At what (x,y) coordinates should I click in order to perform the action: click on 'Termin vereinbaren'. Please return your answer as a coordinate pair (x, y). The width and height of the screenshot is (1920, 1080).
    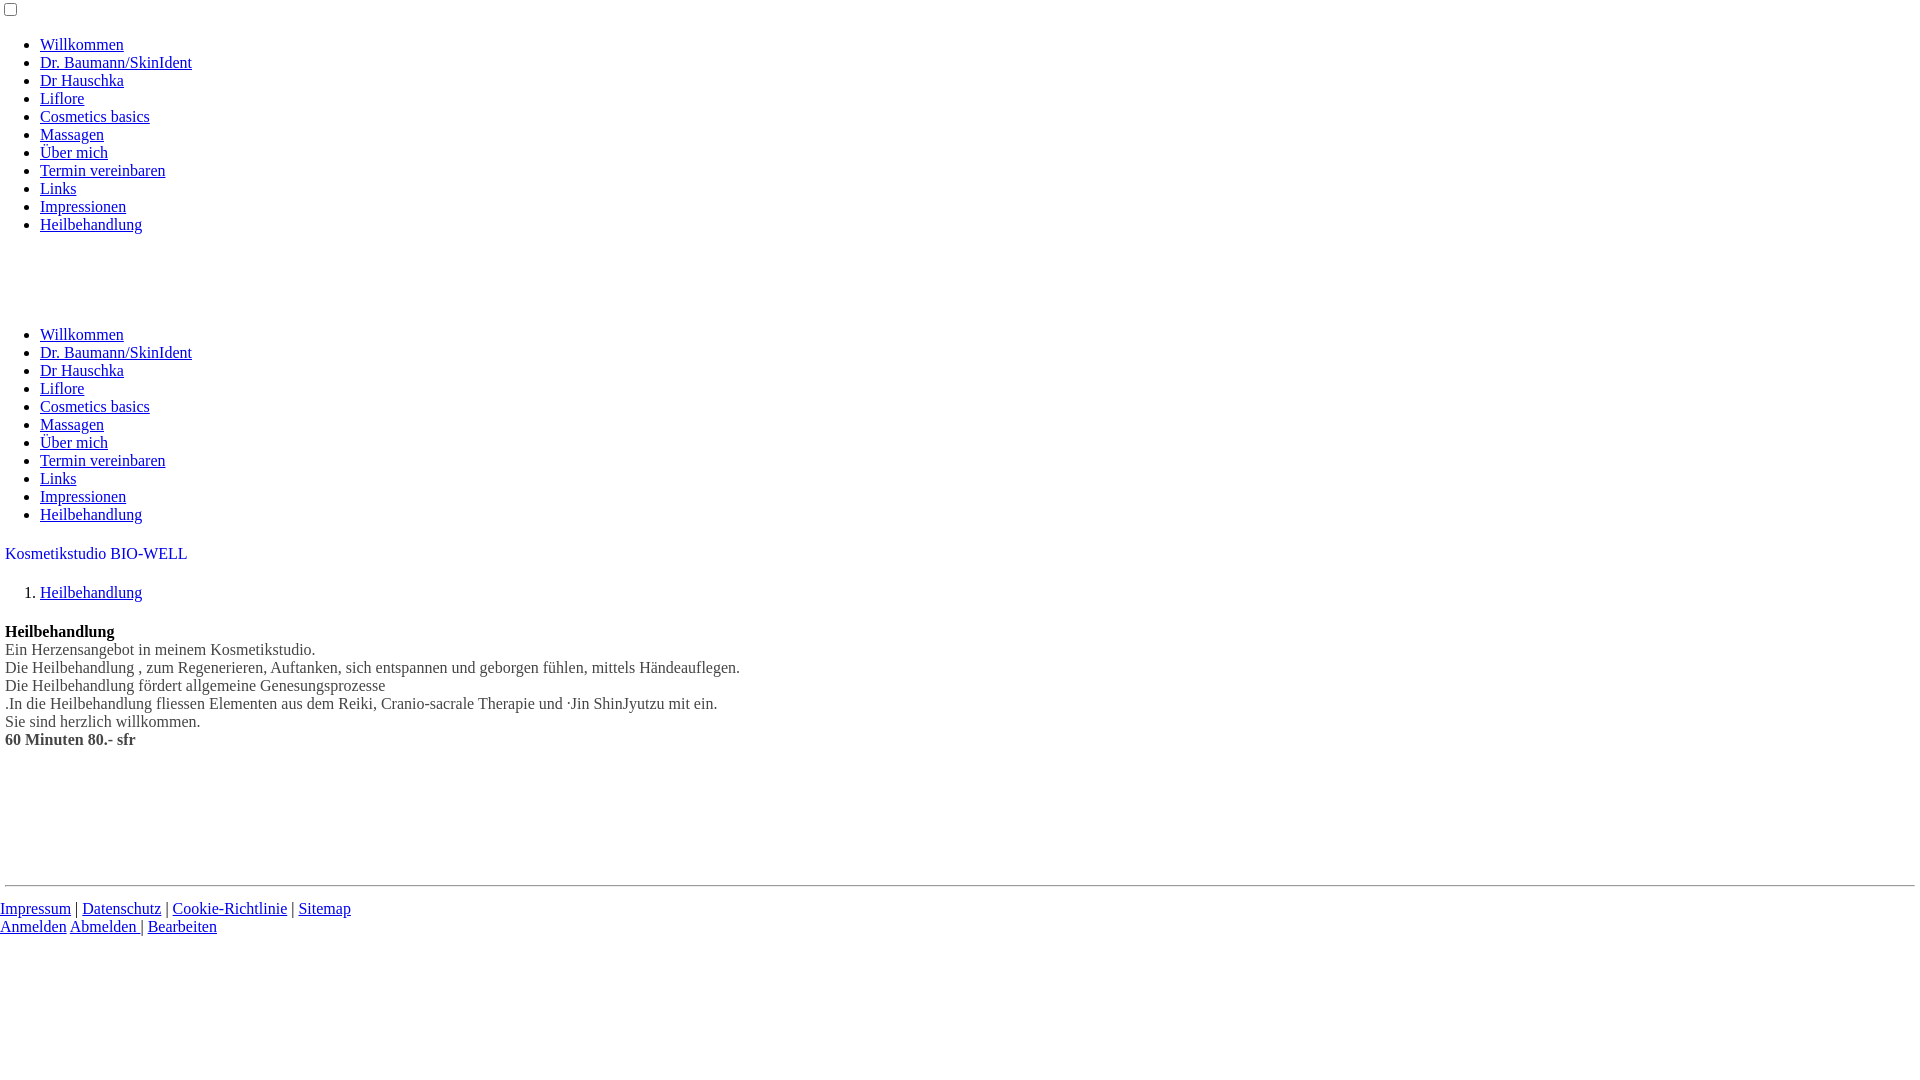
    Looking at the image, I should click on (101, 169).